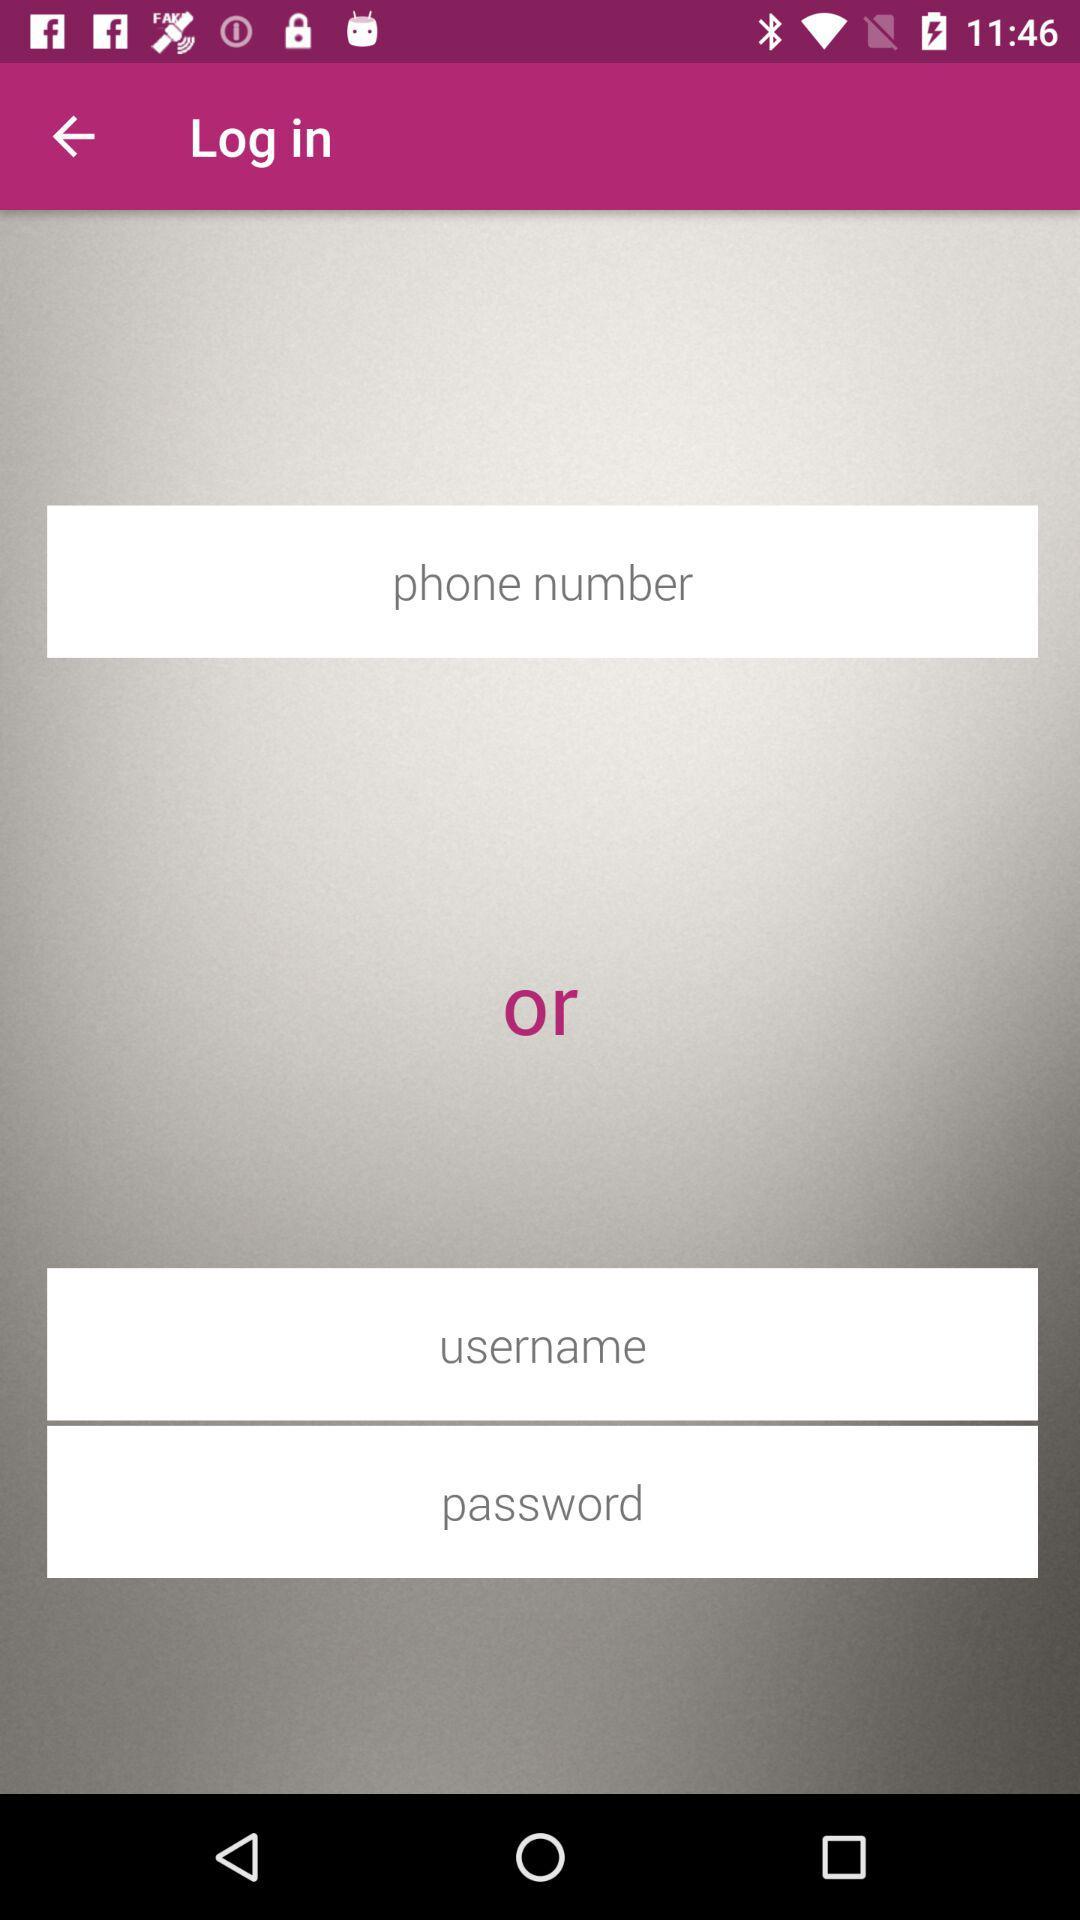 The image size is (1080, 1920). Describe the element at coordinates (542, 1344) in the screenshot. I see `username` at that location.